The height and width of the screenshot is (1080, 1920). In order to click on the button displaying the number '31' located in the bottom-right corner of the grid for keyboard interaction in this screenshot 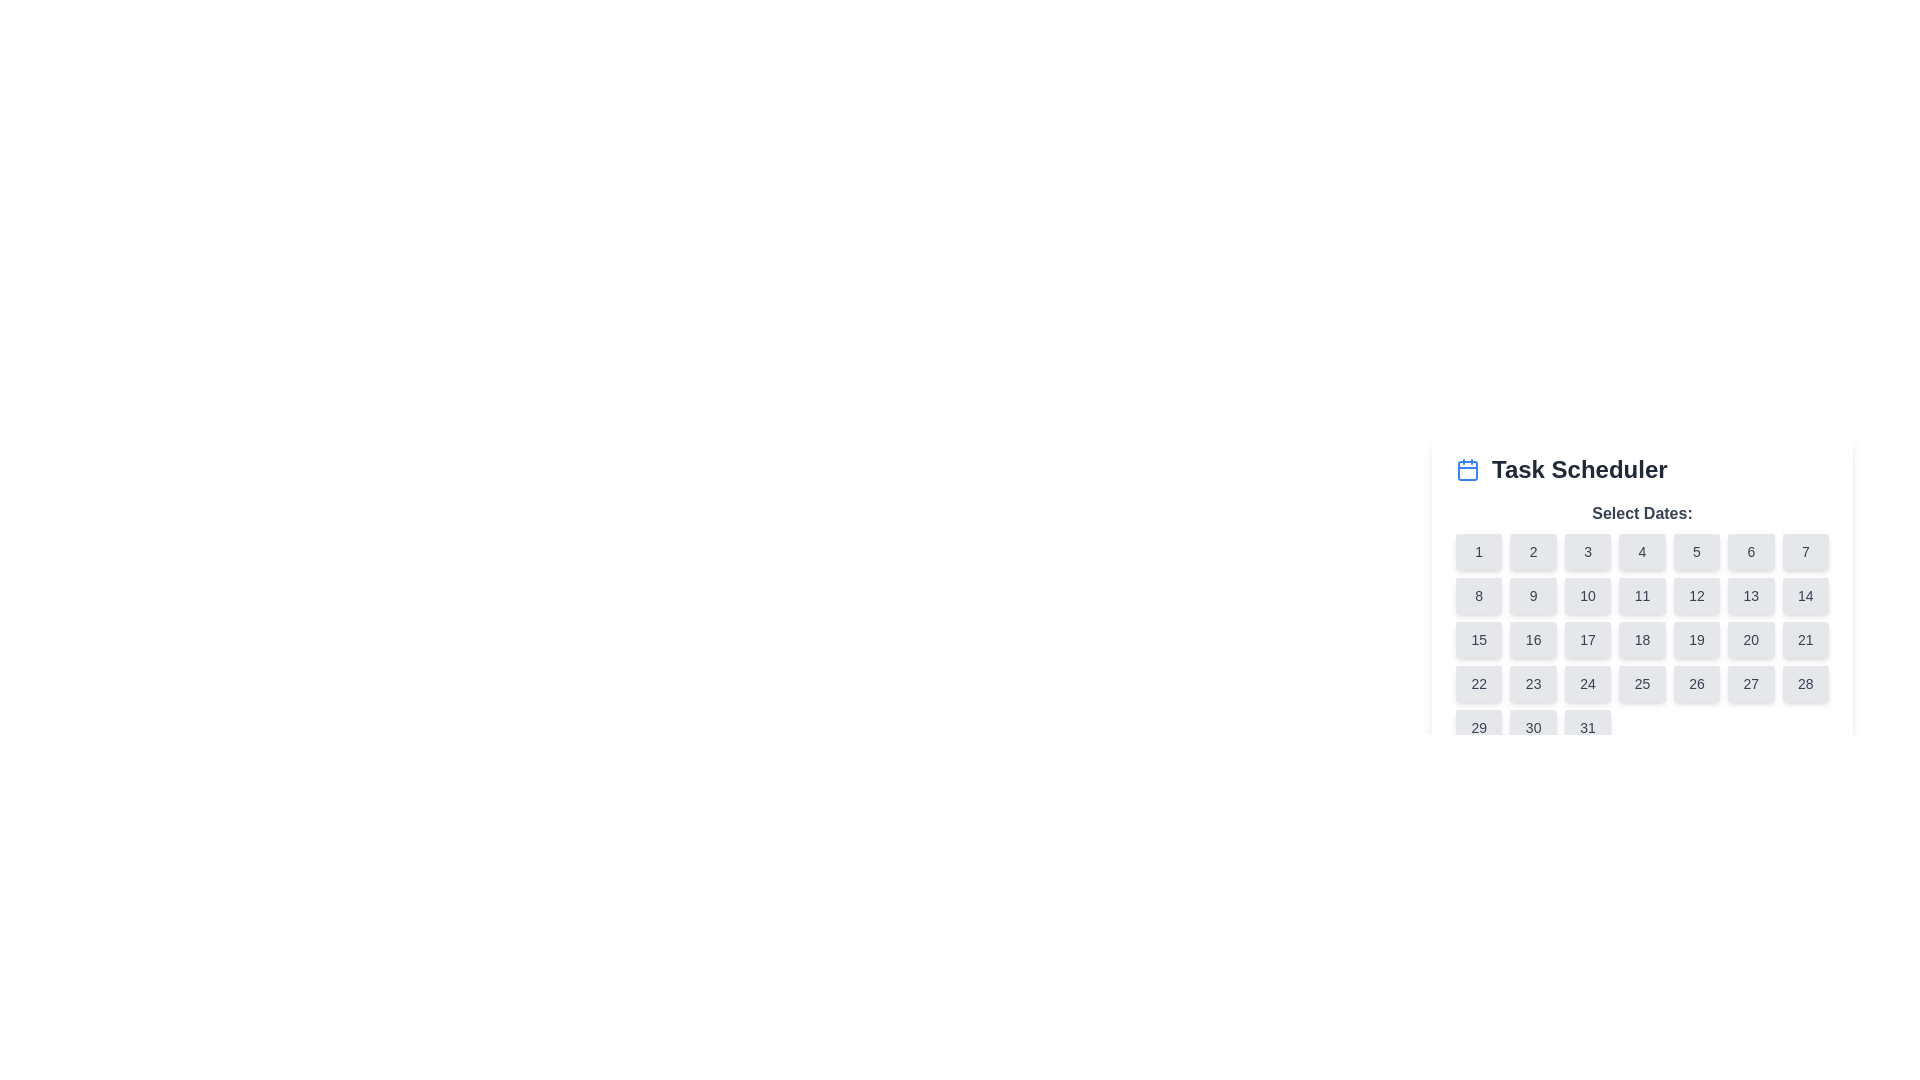, I will do `click(1587, 728)`.